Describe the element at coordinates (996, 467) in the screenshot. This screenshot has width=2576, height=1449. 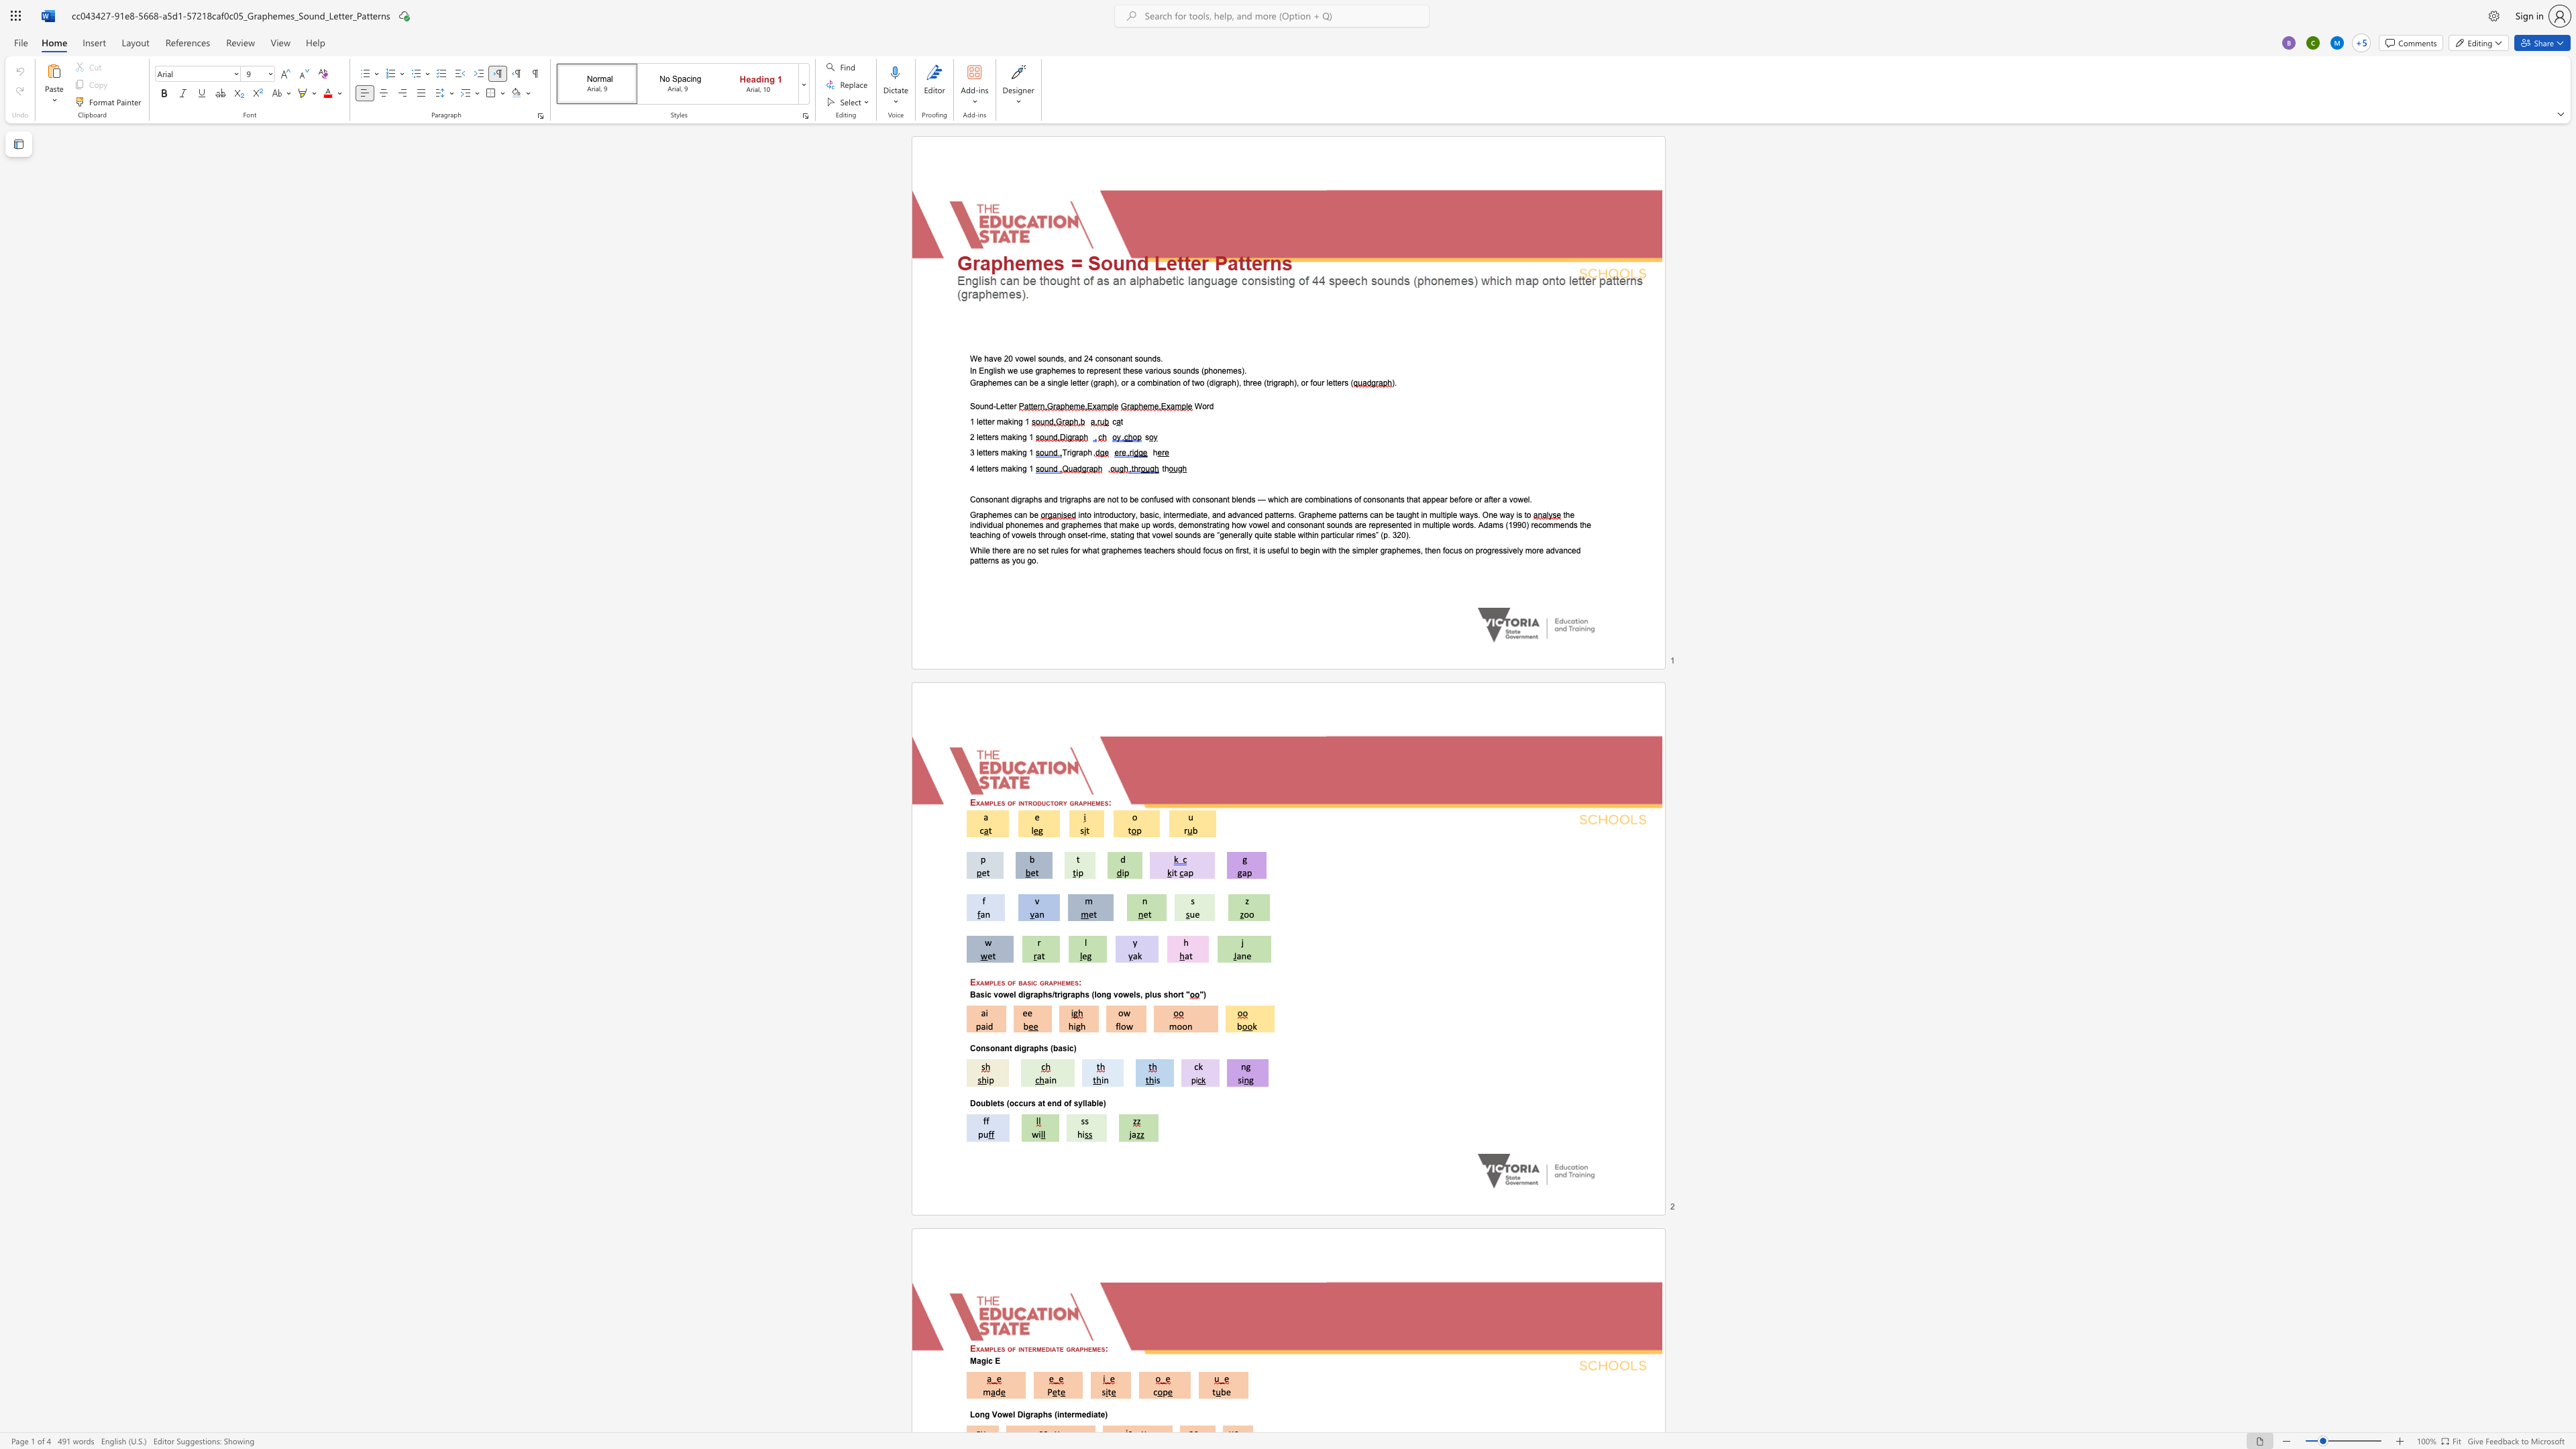
I see `the 1th character "s" in the text` at that location.